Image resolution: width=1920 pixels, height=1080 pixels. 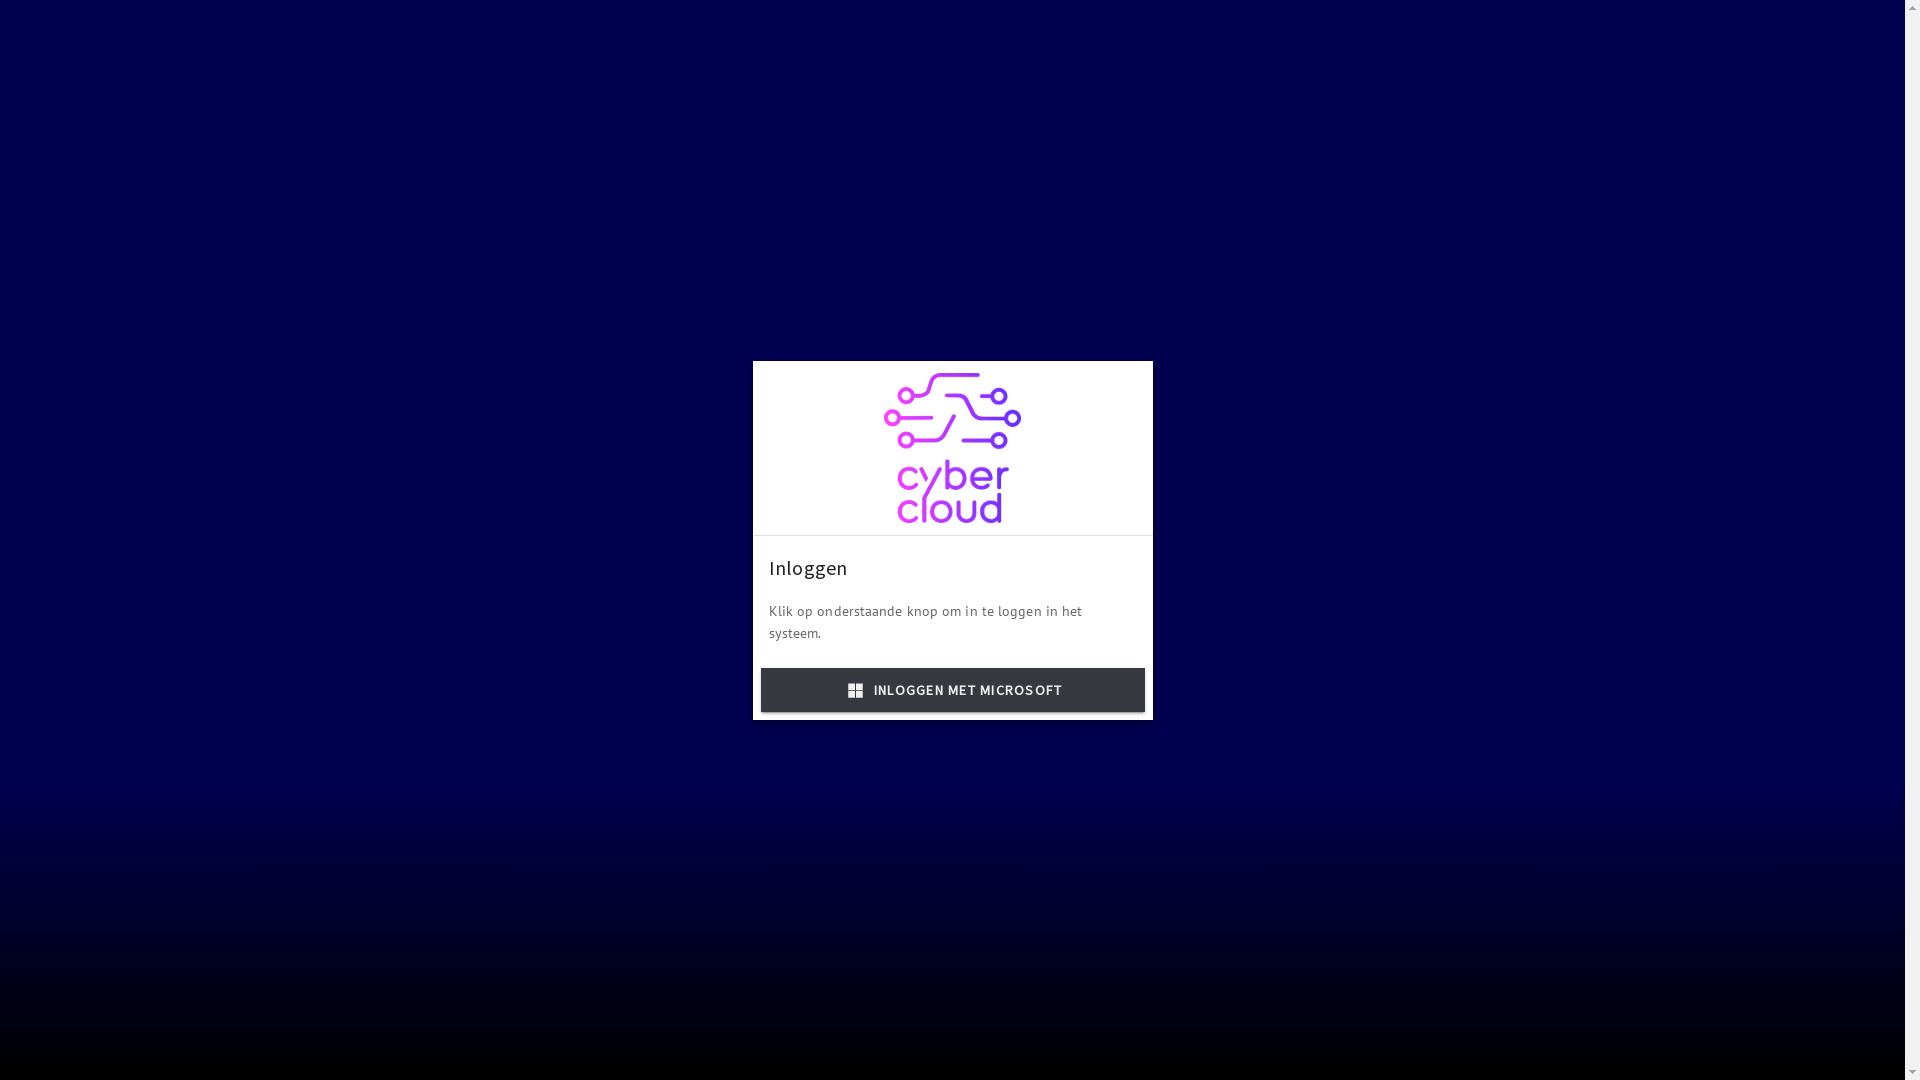 I want to click on 'INLOGGEN MET MICROSOFT', so click(x=950, y=689).